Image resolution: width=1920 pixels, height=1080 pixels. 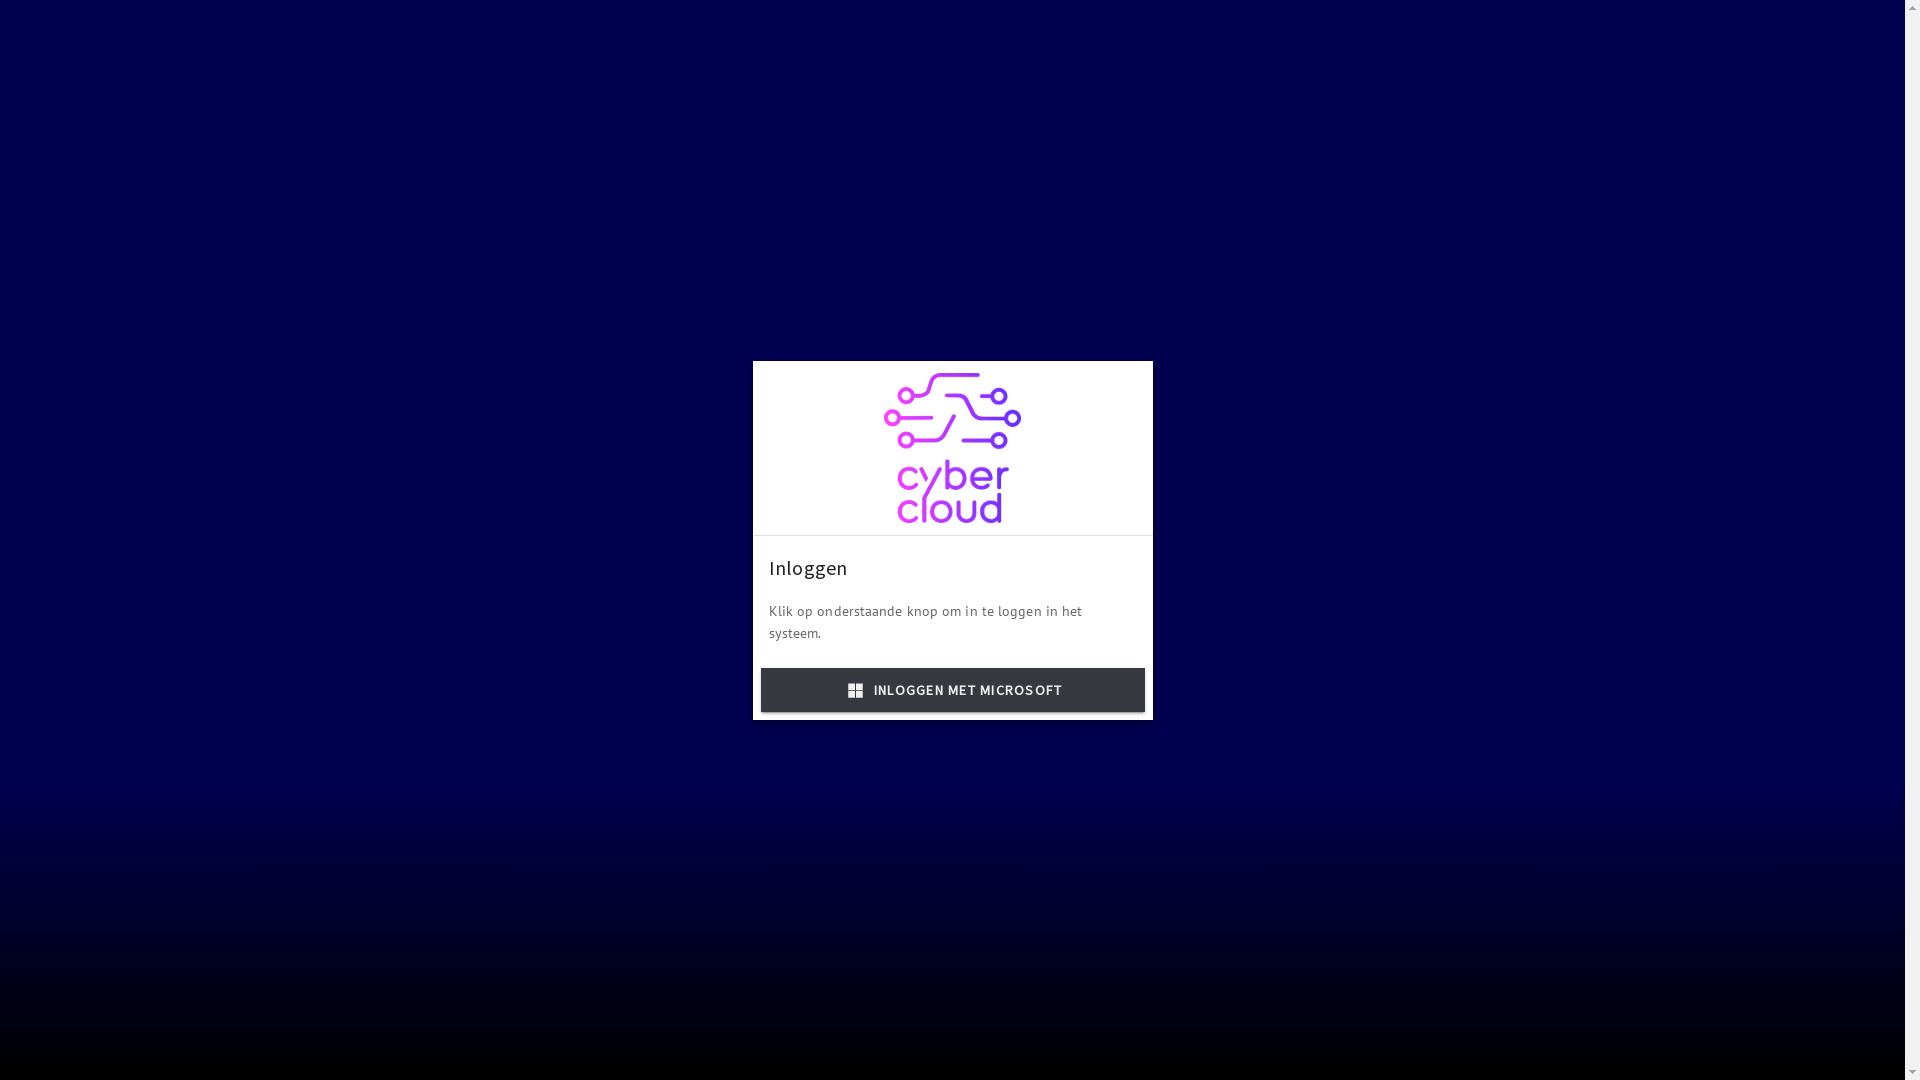 I want to click on 'INLOGGEN MET MICROSOFT', so click(x=950, y=689).